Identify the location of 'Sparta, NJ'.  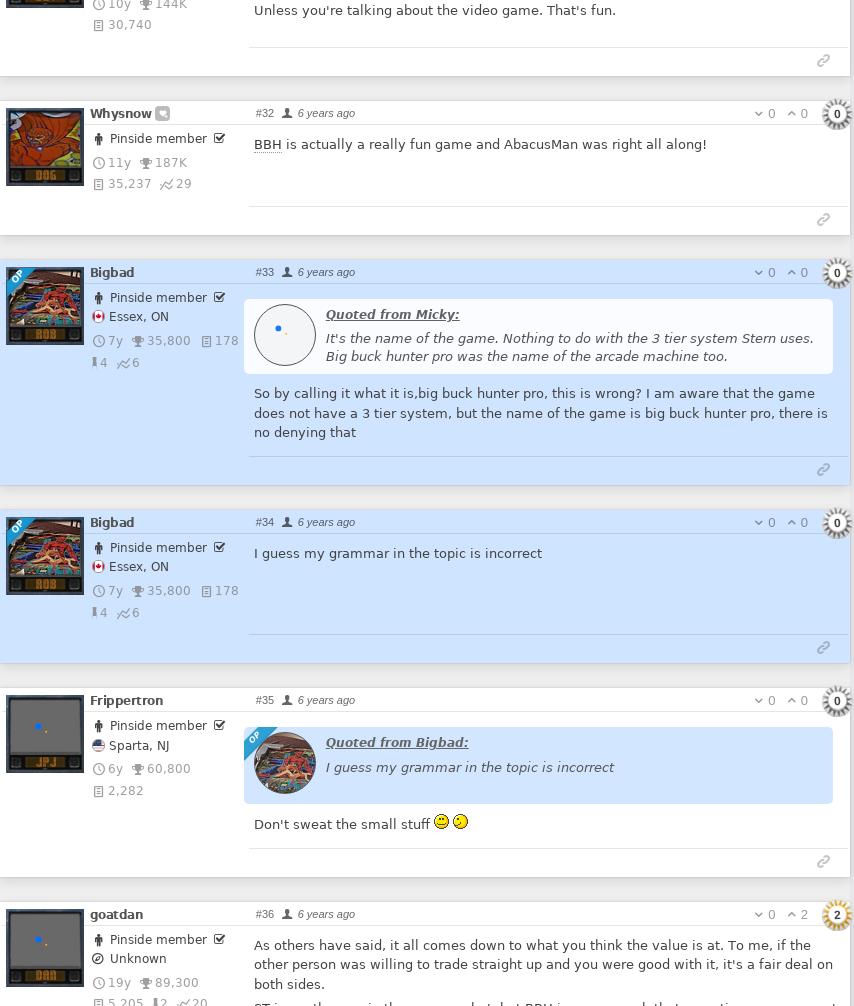
(135, 745).